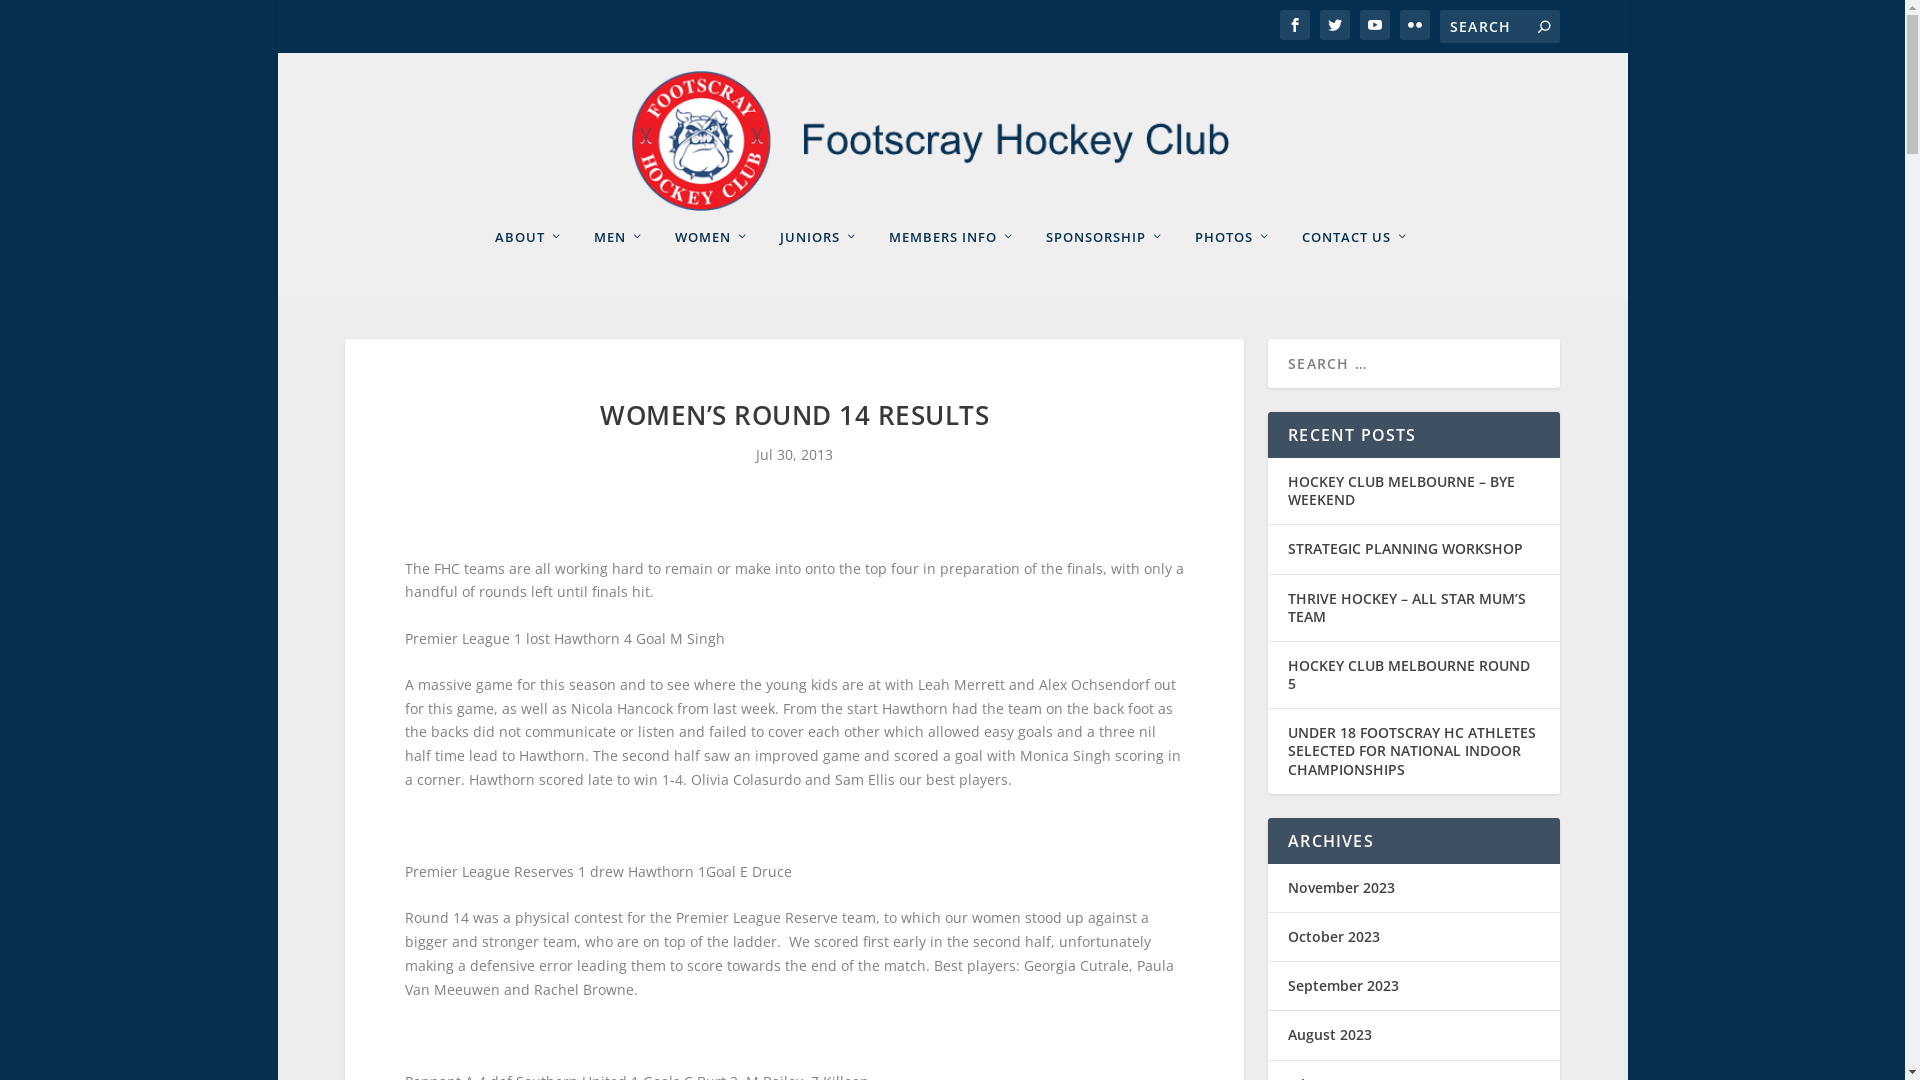  I want to click on 'ABOUT', so click(529, 262).